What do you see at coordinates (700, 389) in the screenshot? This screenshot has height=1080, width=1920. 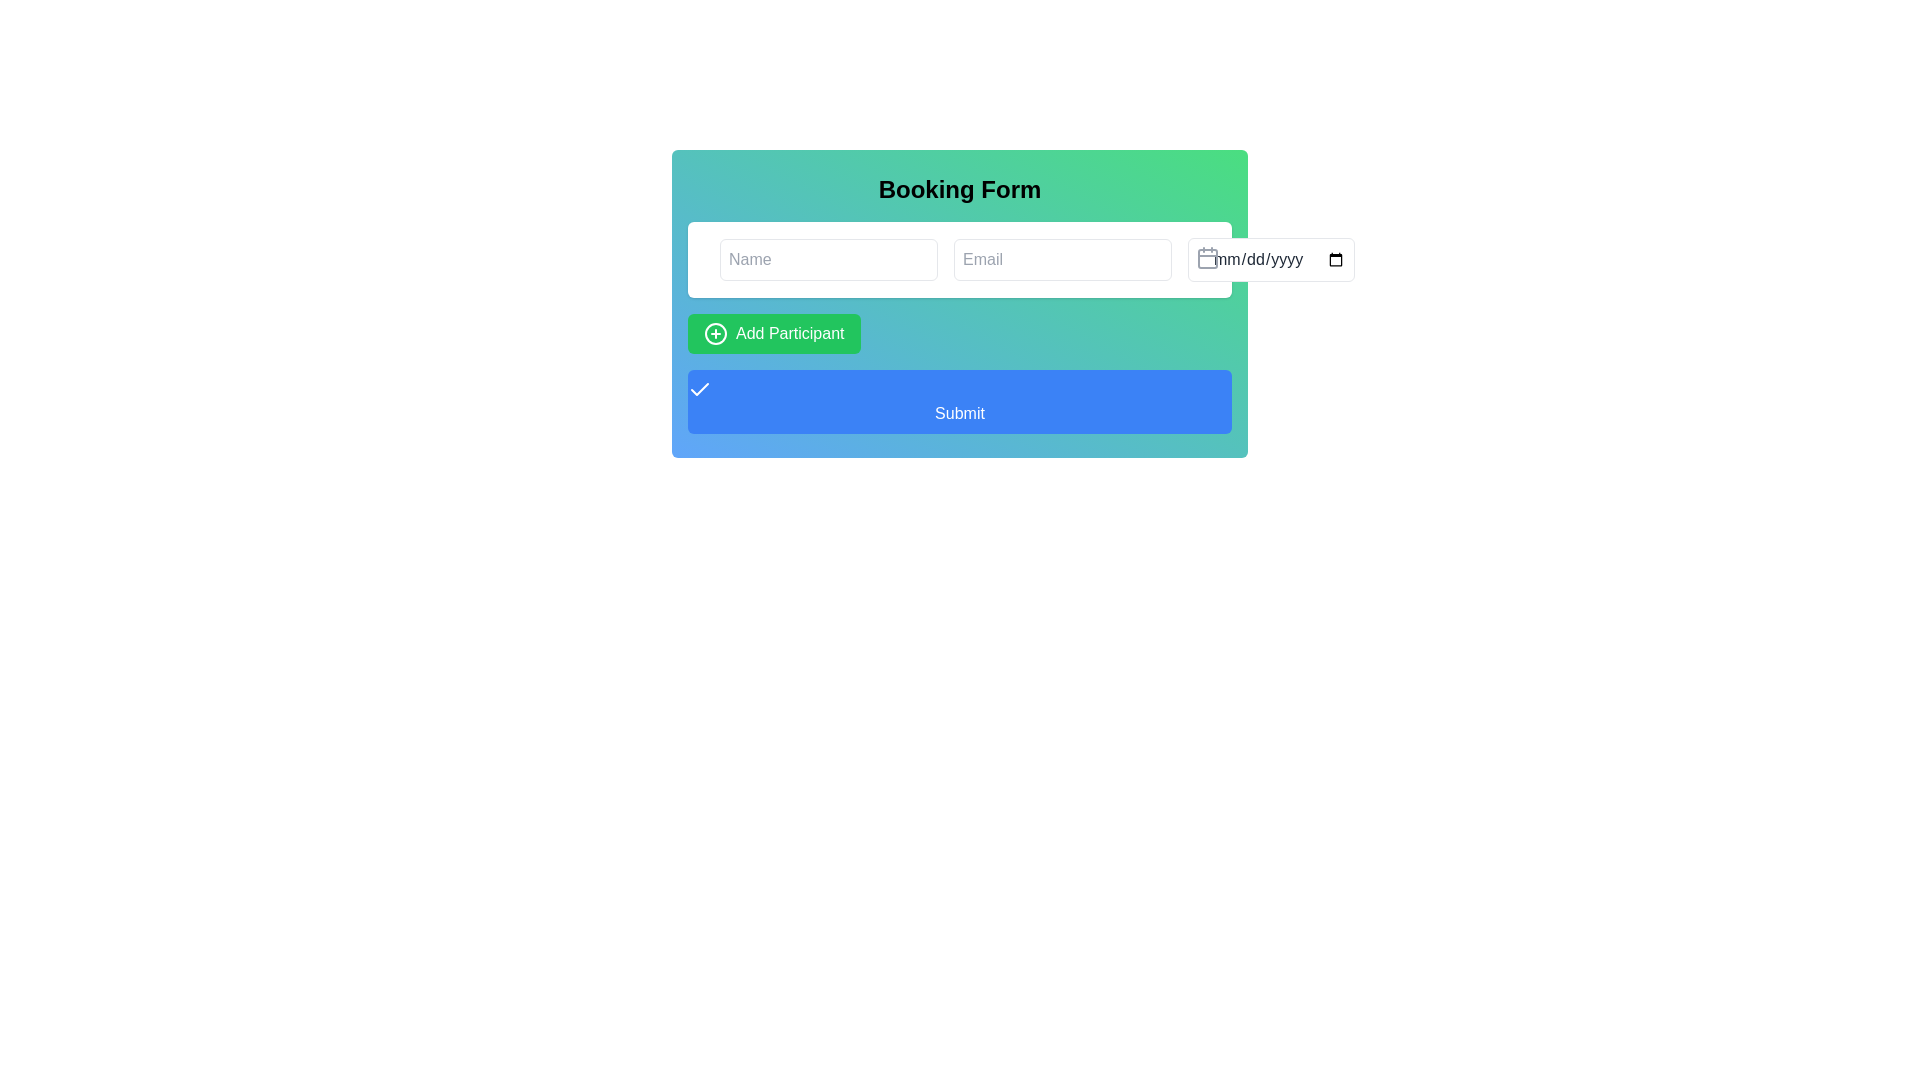 I see `the confirmation icon located on the left edge of the 'Submit' button at the bottom of the form` at bounding box center [700, 389].